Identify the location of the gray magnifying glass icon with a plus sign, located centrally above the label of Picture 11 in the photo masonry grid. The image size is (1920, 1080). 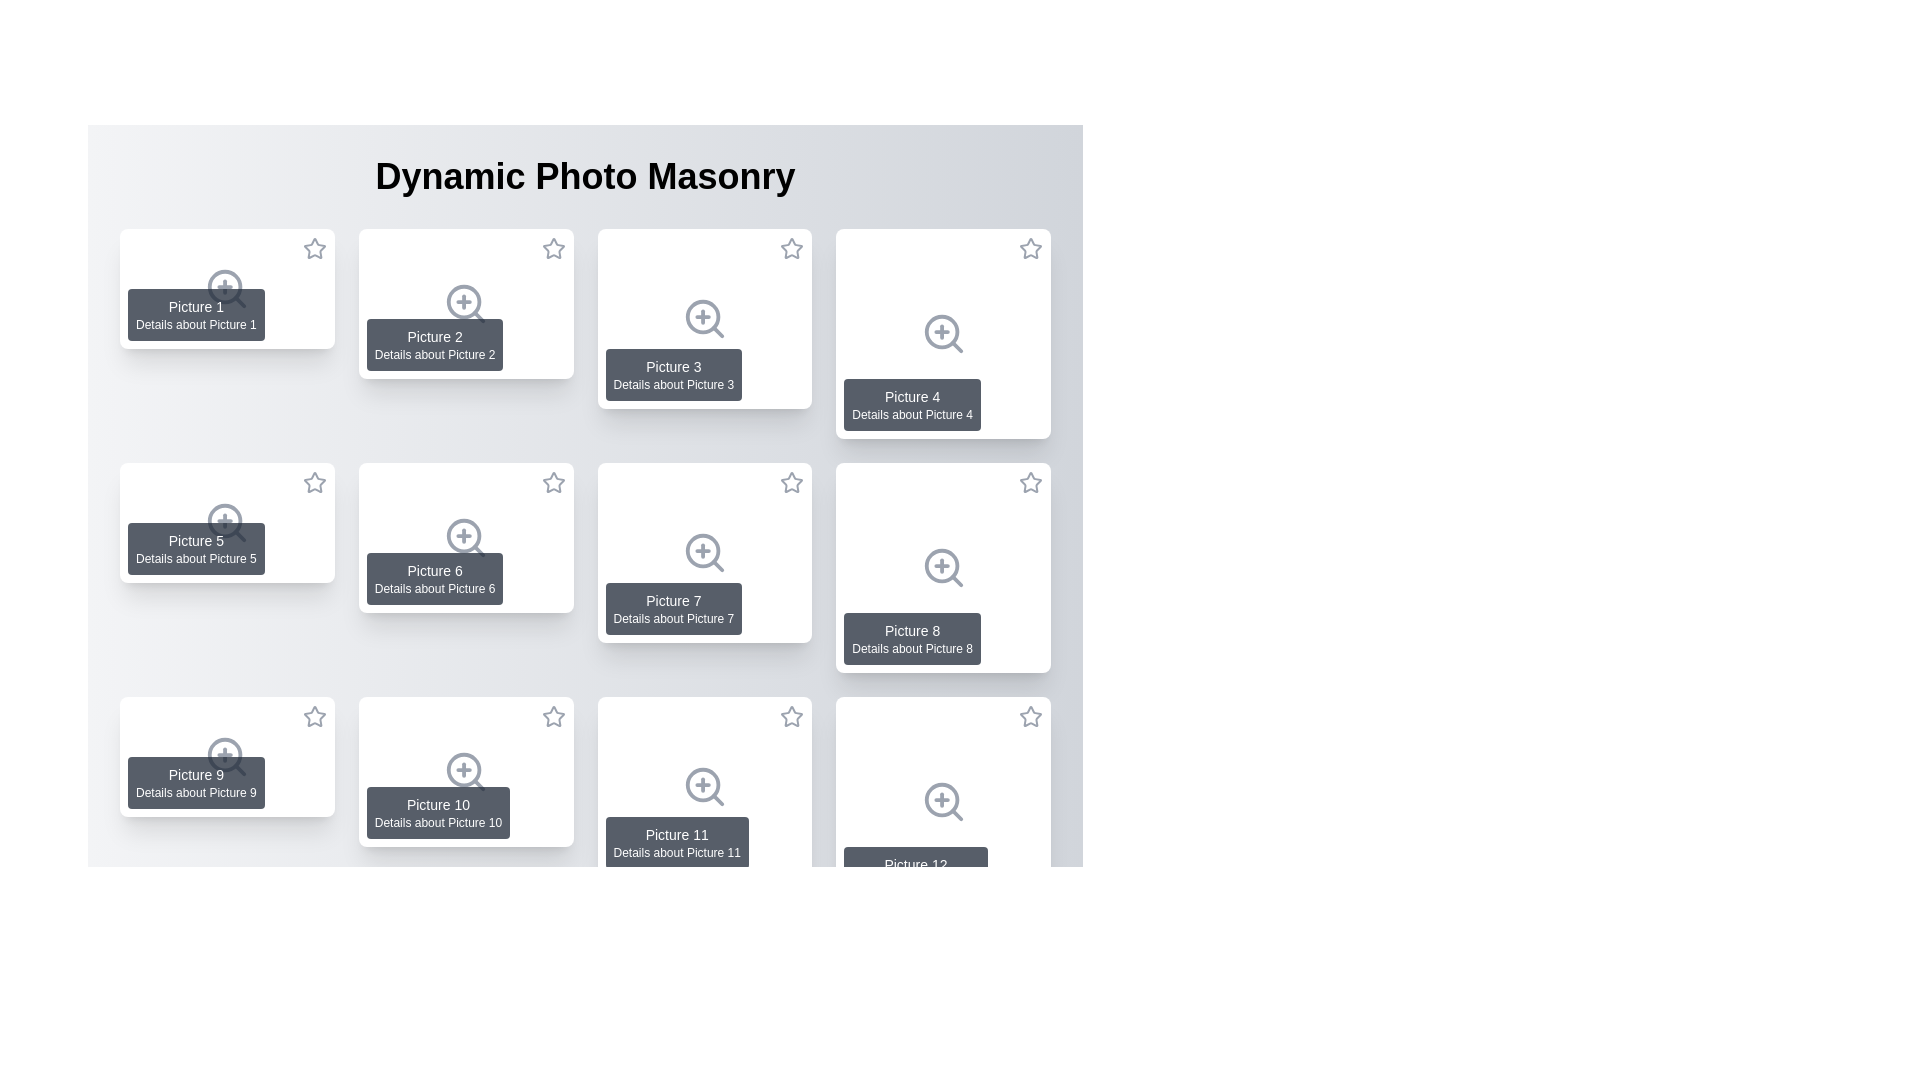
(704, 785).